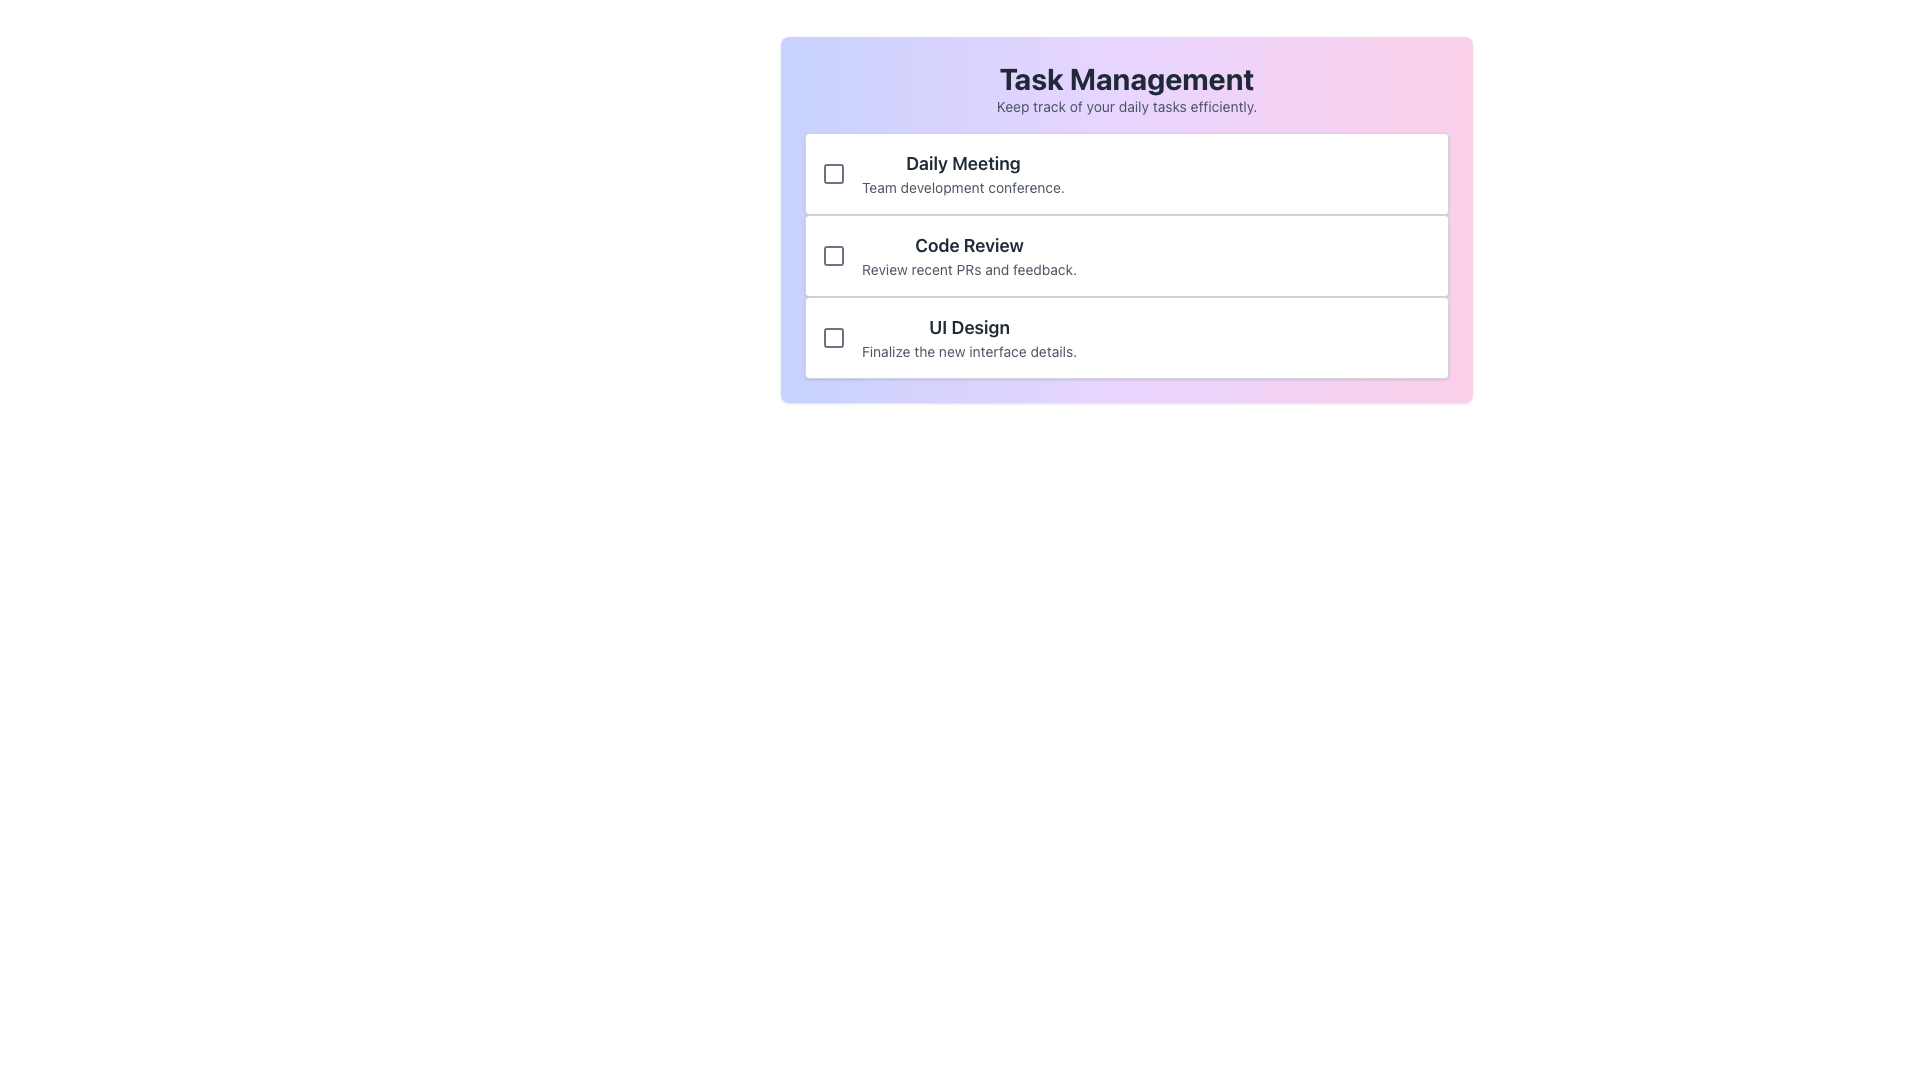 Image resolution: width=1920 pixels, height=1080 pixels. I want to click on the composite text element titled 'Task Management' which includes the subtitle 'Keep track of your daily tasks efficiently.', so click(1127, 87).